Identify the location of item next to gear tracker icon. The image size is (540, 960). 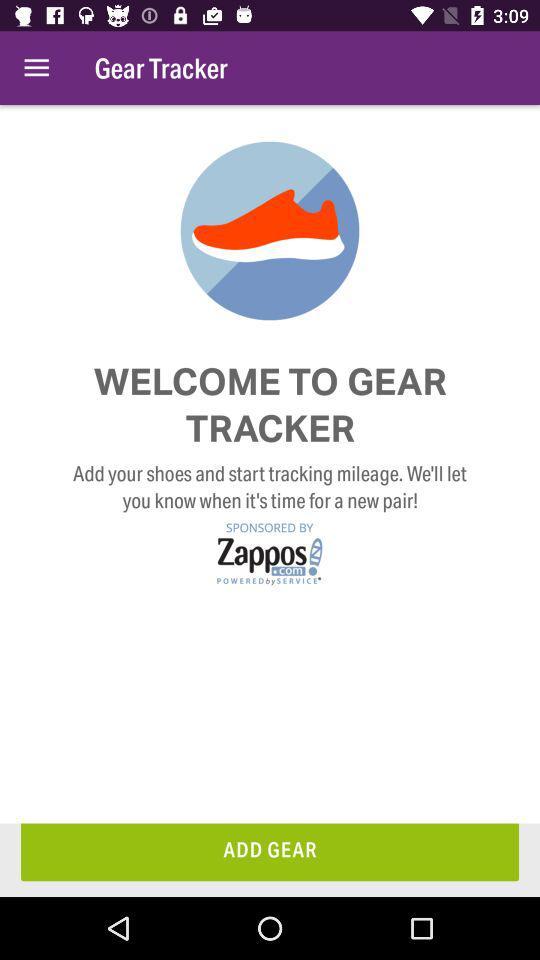
(36, 68).